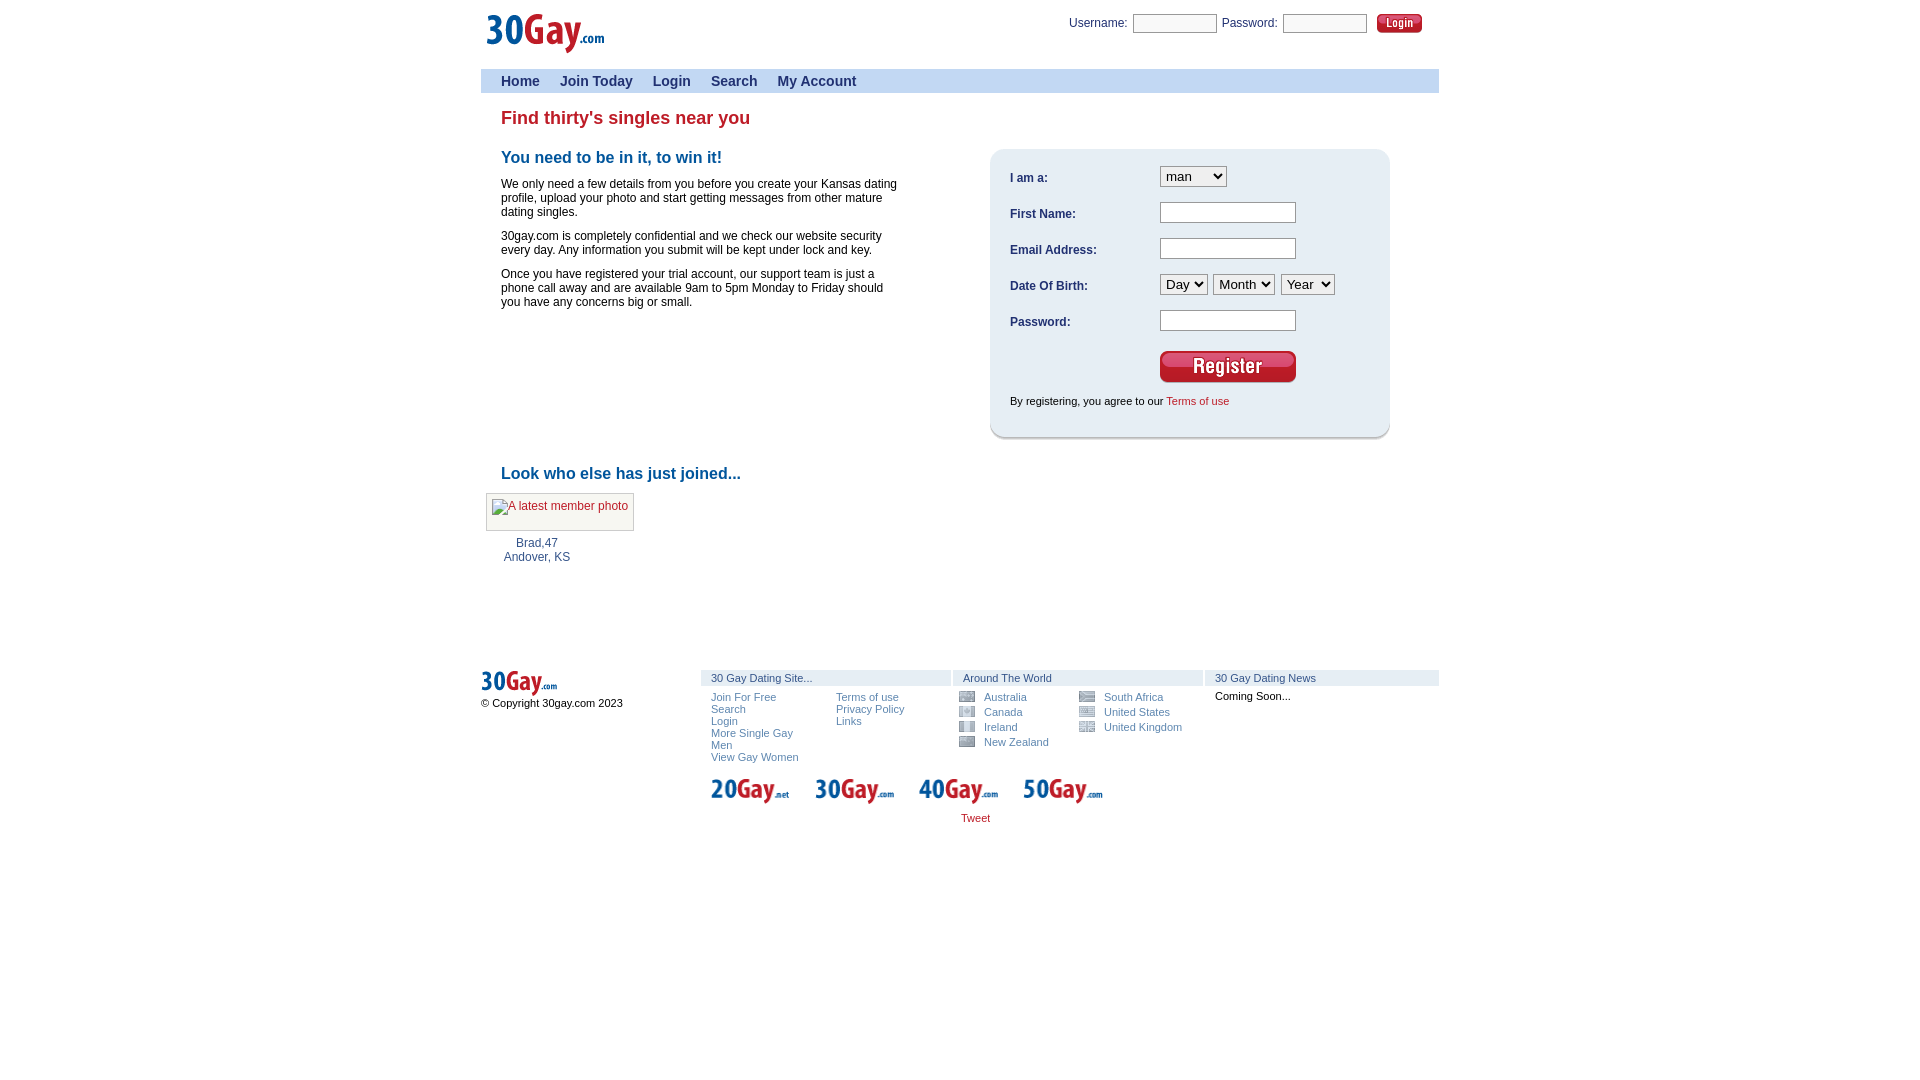 The width and height of the screenshot is (1920, 1080). Describe the element at coordinates (1131, 695) in the screenshot. I see `'South Africa'` at that location.